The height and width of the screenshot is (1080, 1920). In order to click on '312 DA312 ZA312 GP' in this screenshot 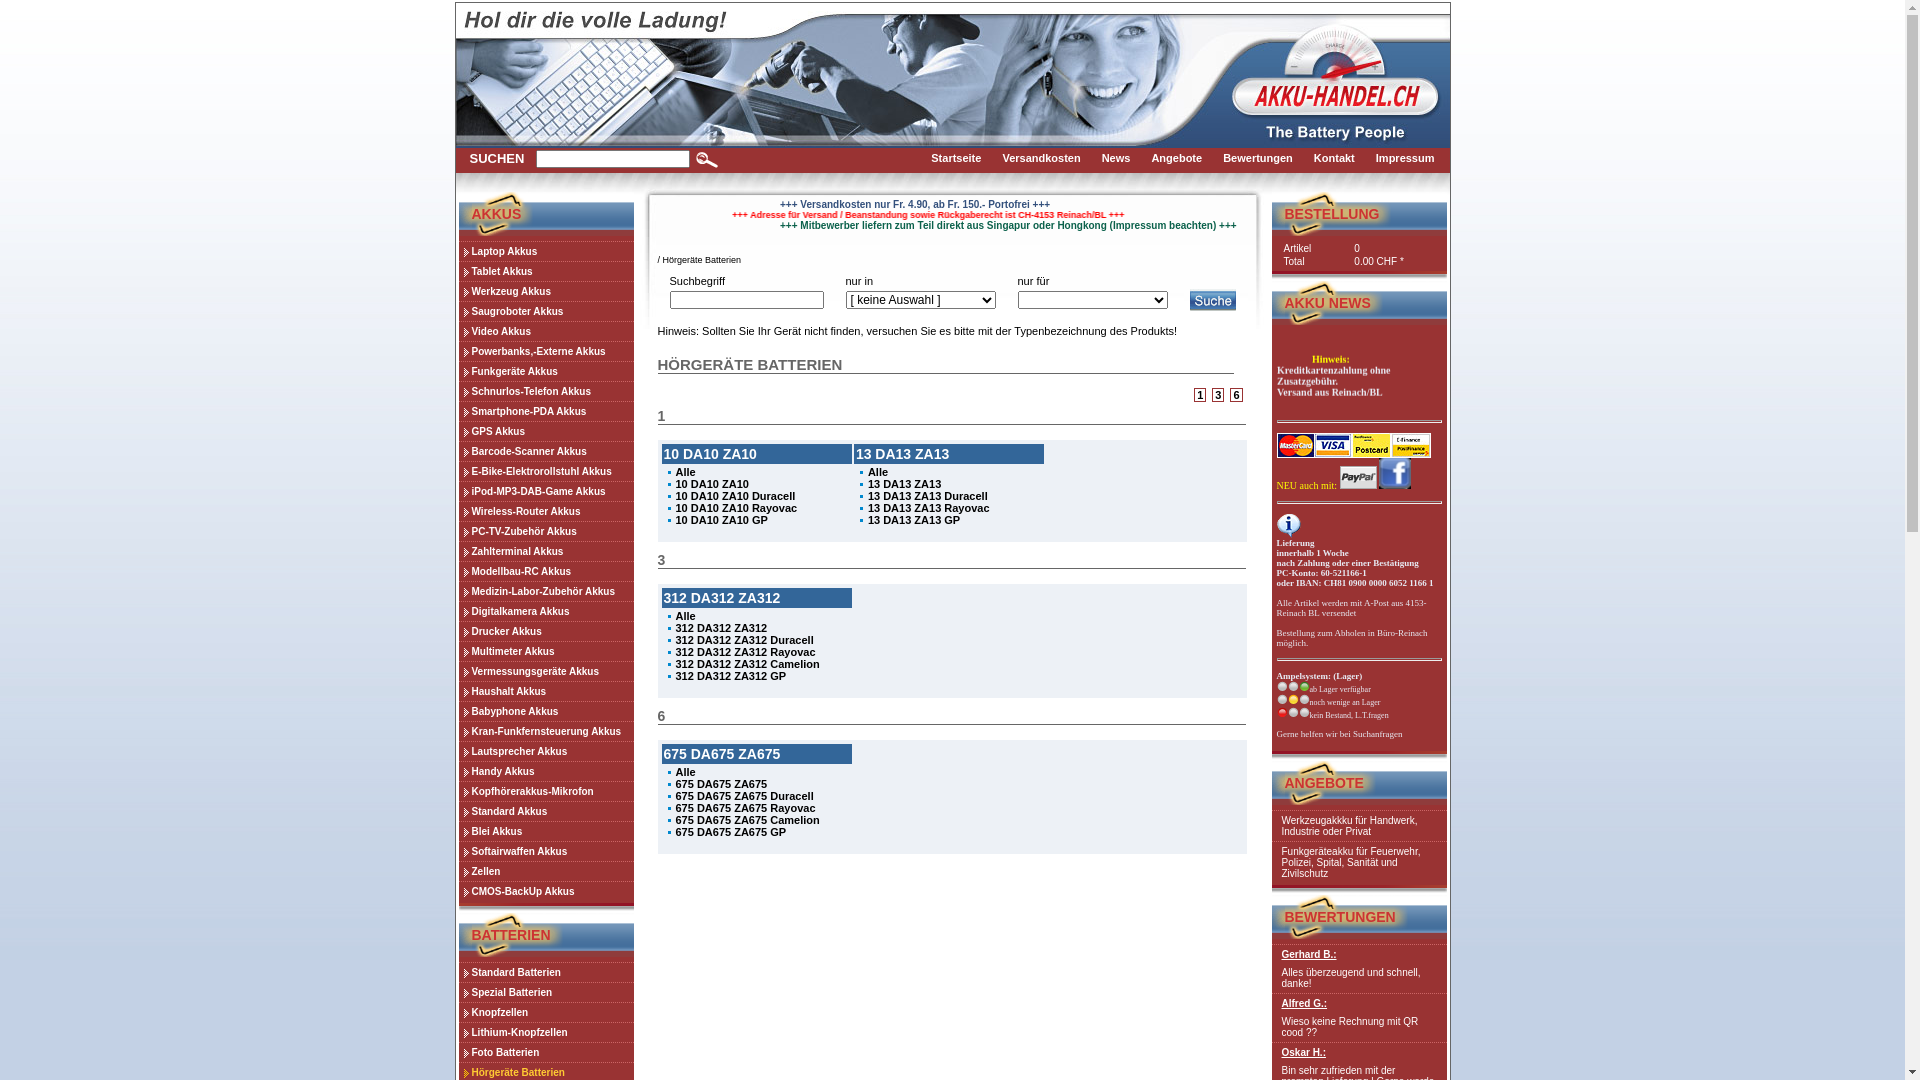, I will do `click(730, 675)`.